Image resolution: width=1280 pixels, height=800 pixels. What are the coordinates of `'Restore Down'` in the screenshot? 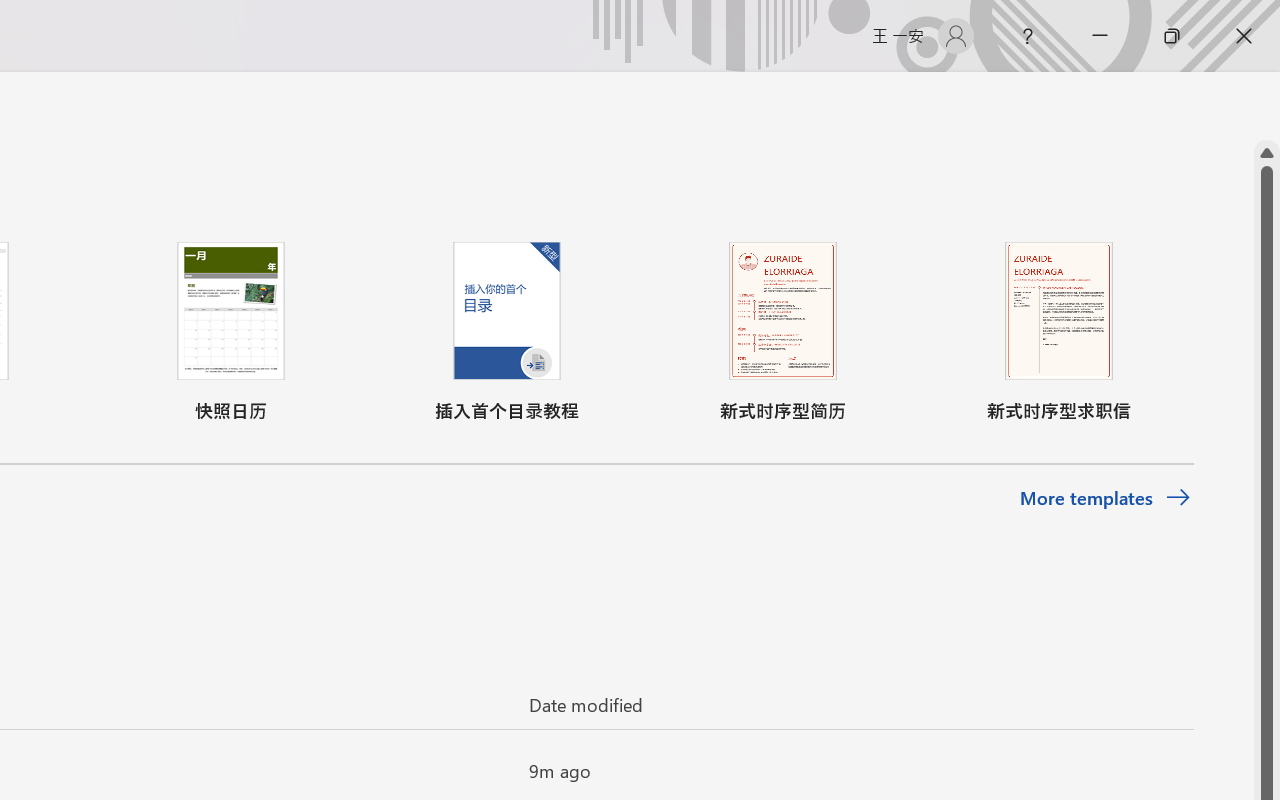 It's located at (1172, 35).